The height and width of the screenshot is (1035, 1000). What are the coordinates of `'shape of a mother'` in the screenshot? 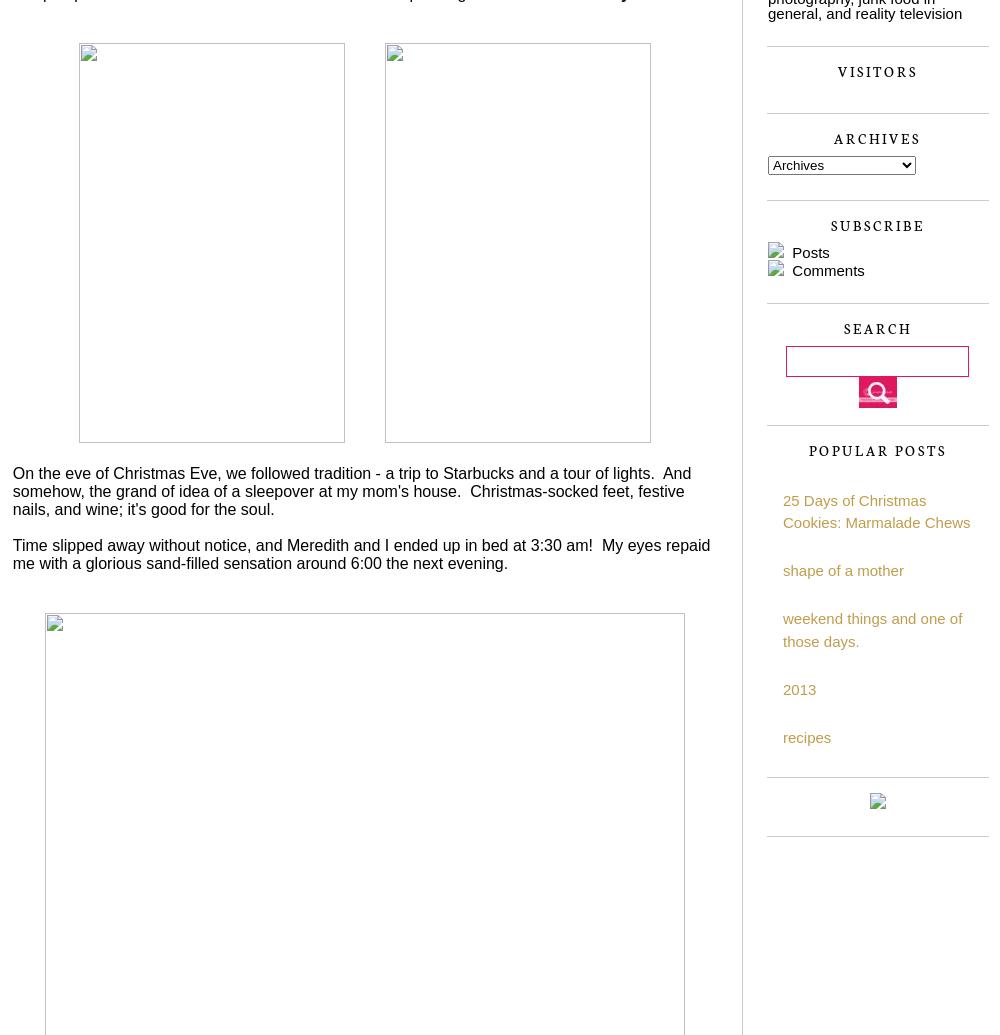 It's located at (842, 569).